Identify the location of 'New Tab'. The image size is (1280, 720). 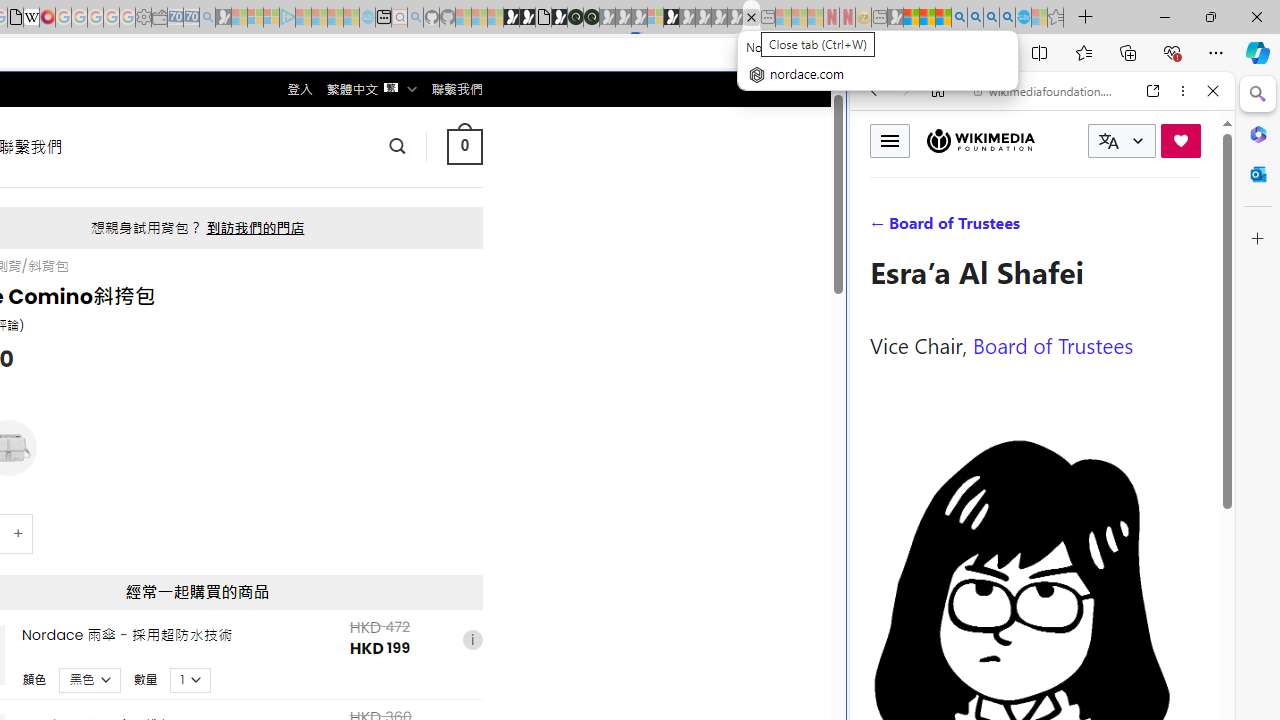
(1085, 17).